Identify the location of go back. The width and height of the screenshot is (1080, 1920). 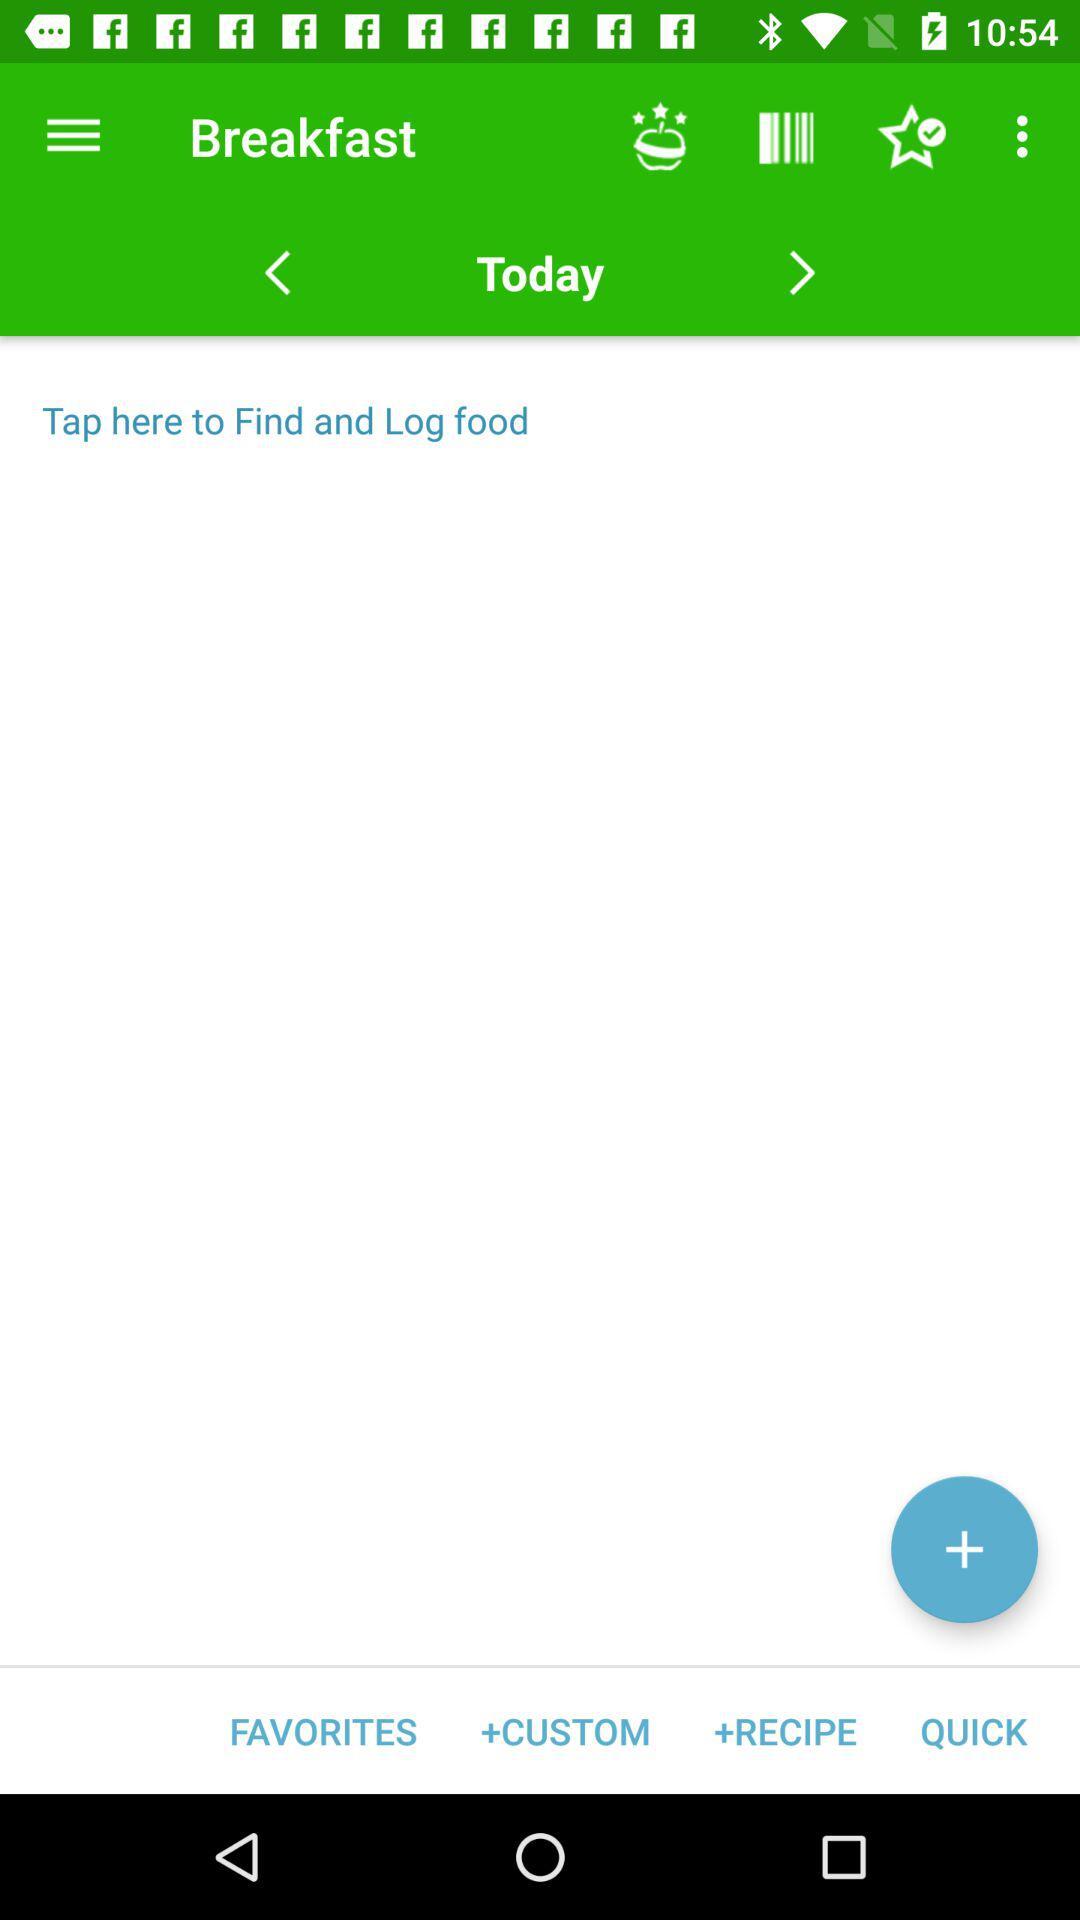
(277, 272).